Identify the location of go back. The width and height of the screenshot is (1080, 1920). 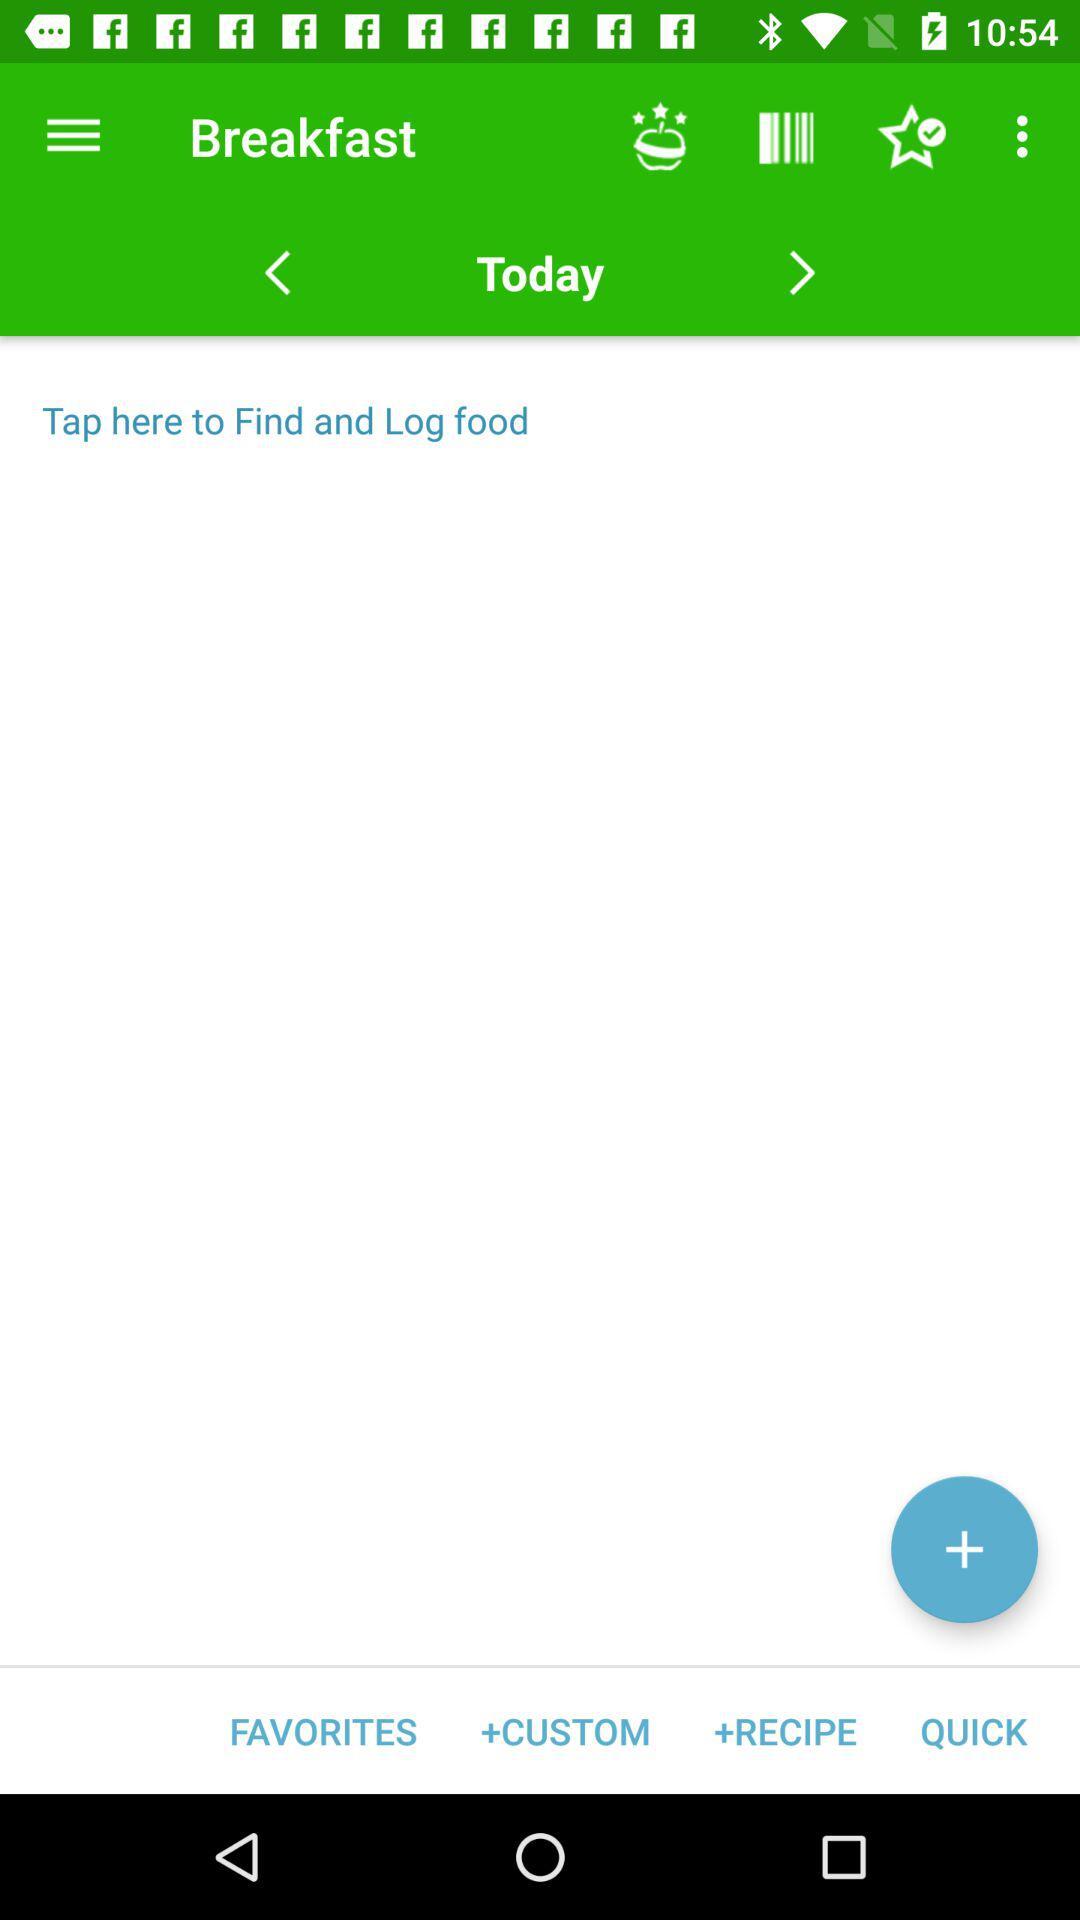
(277, 272).